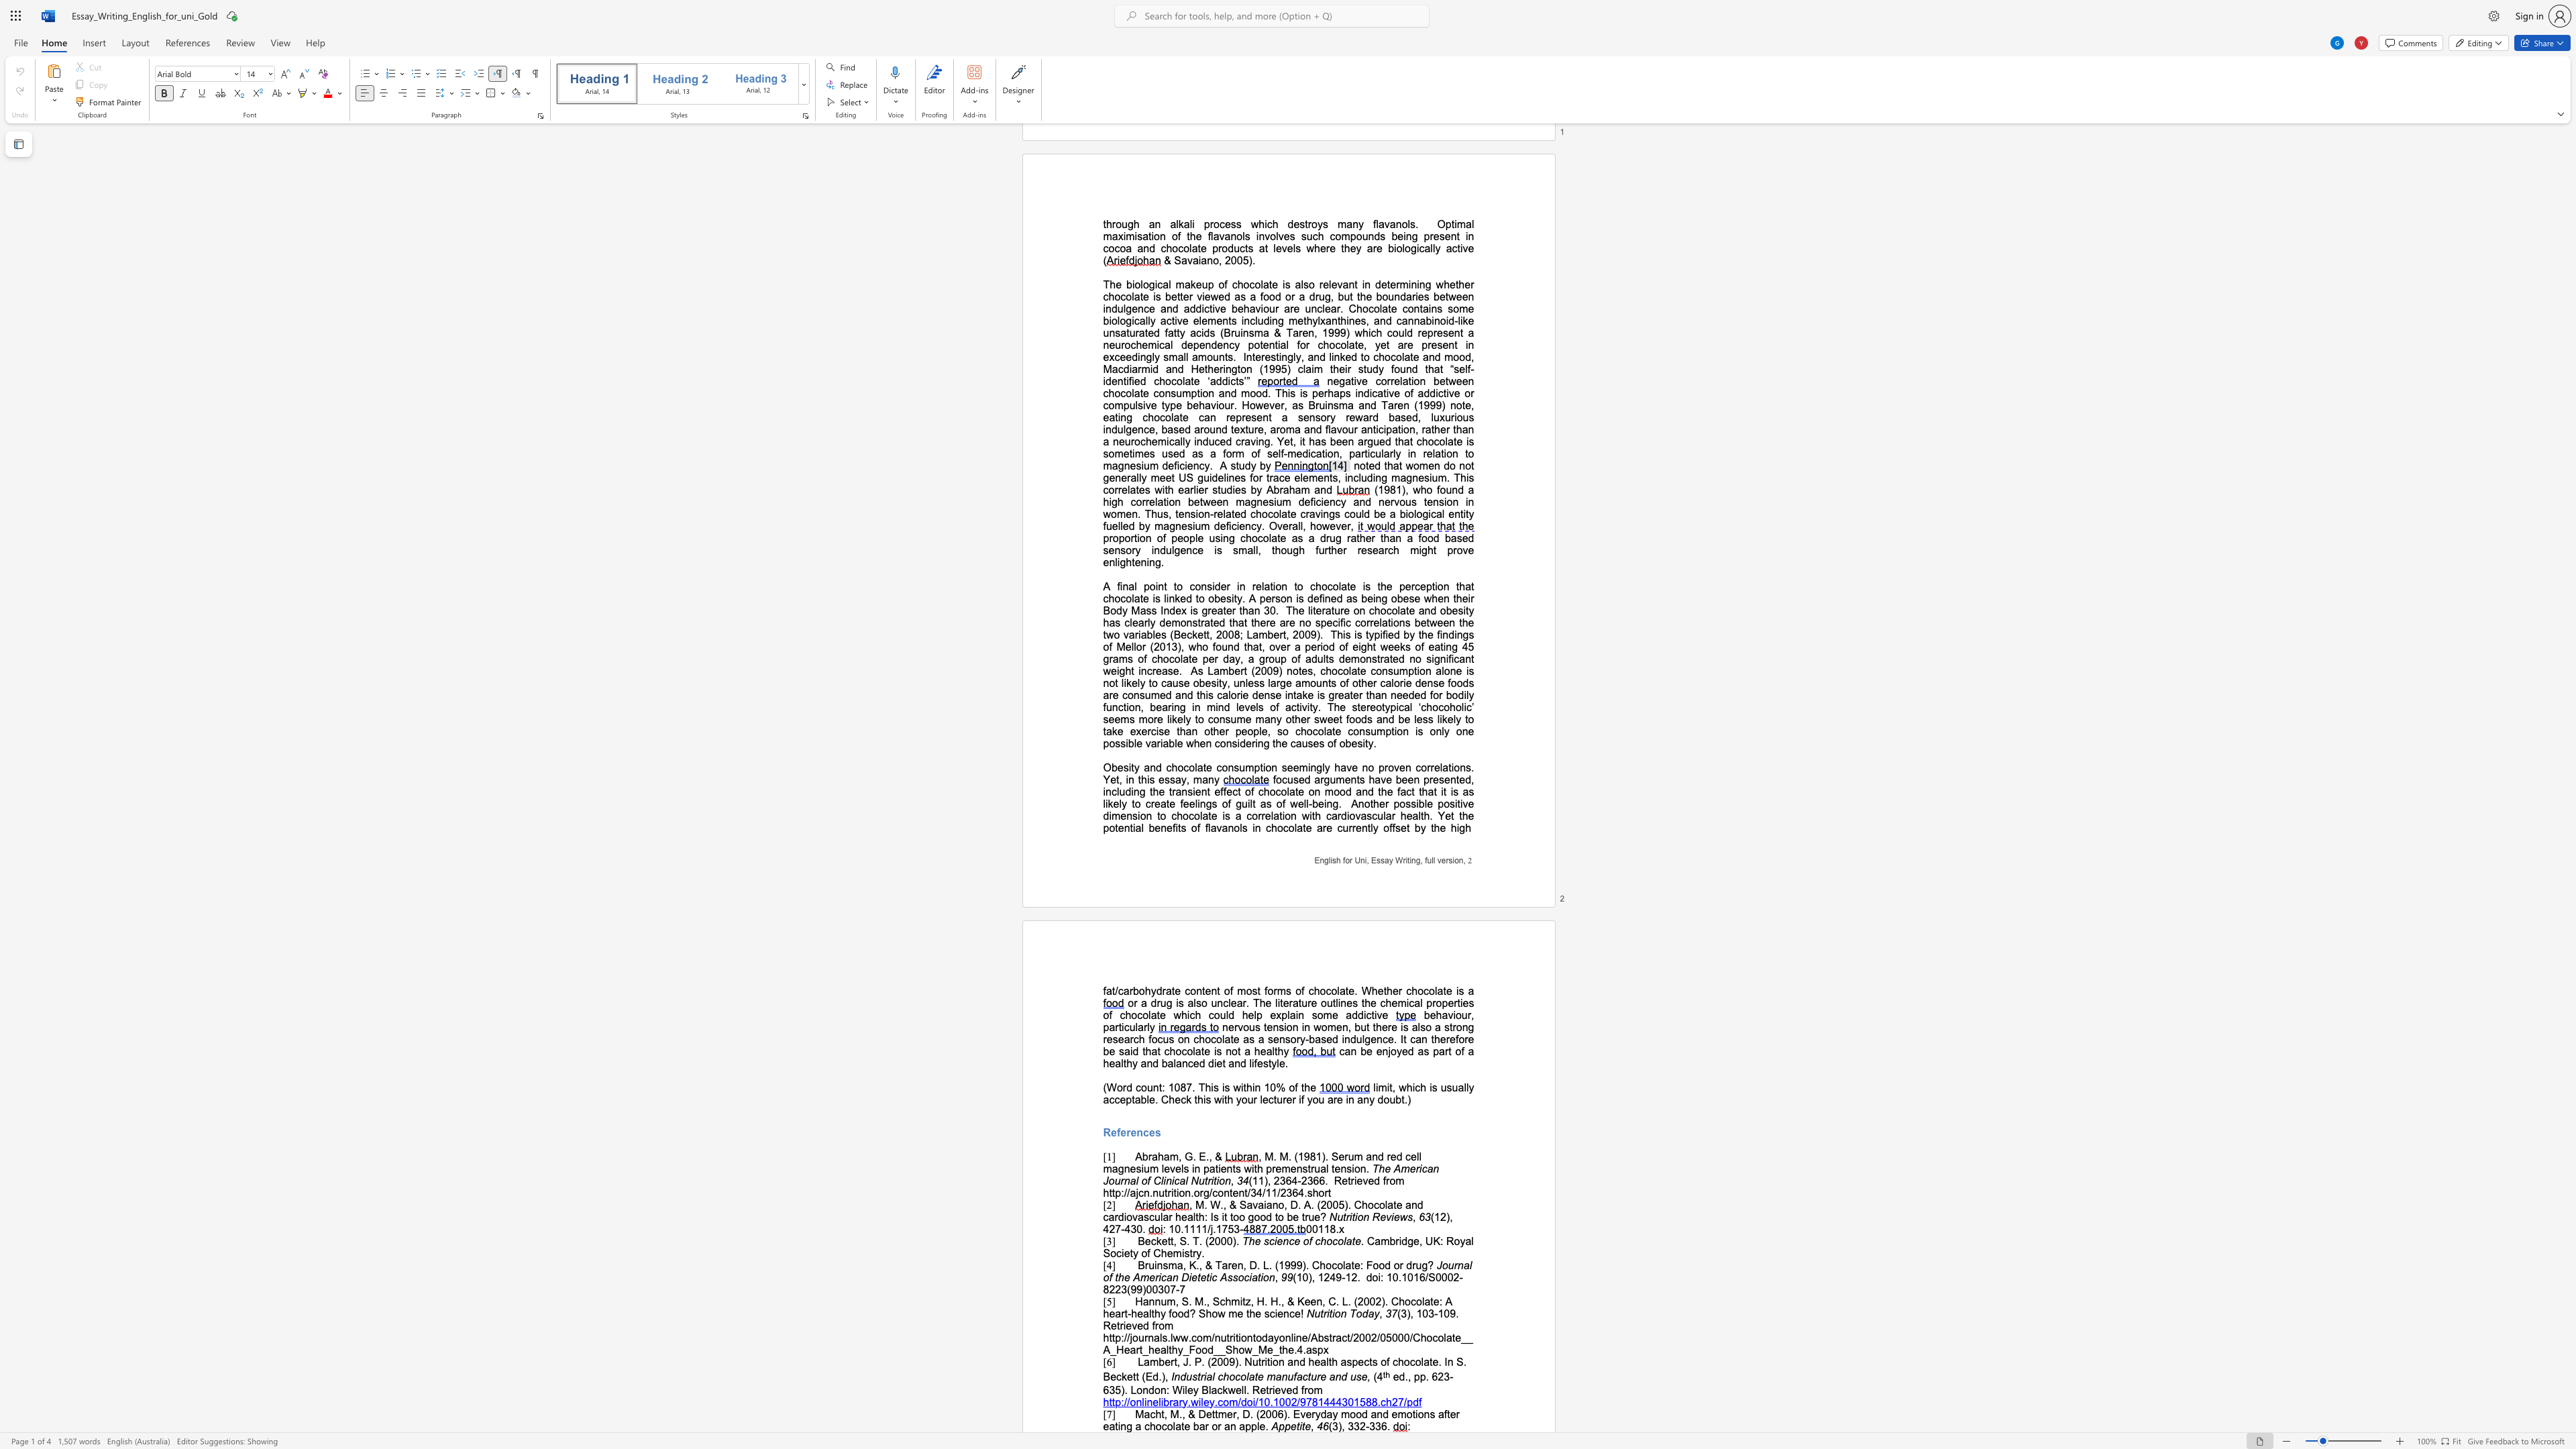 This screenshot has height=1449, width=2576. Describe the element at coordinates (1381, 1412) in the screenshot. I see `the subset text "d emotions after eating a chocolate bar or an" within the text "Macht, M., & Dettmer, D. (2006). Everyday mood and emotions after eating a chocolate bar or an apple."` at that location.